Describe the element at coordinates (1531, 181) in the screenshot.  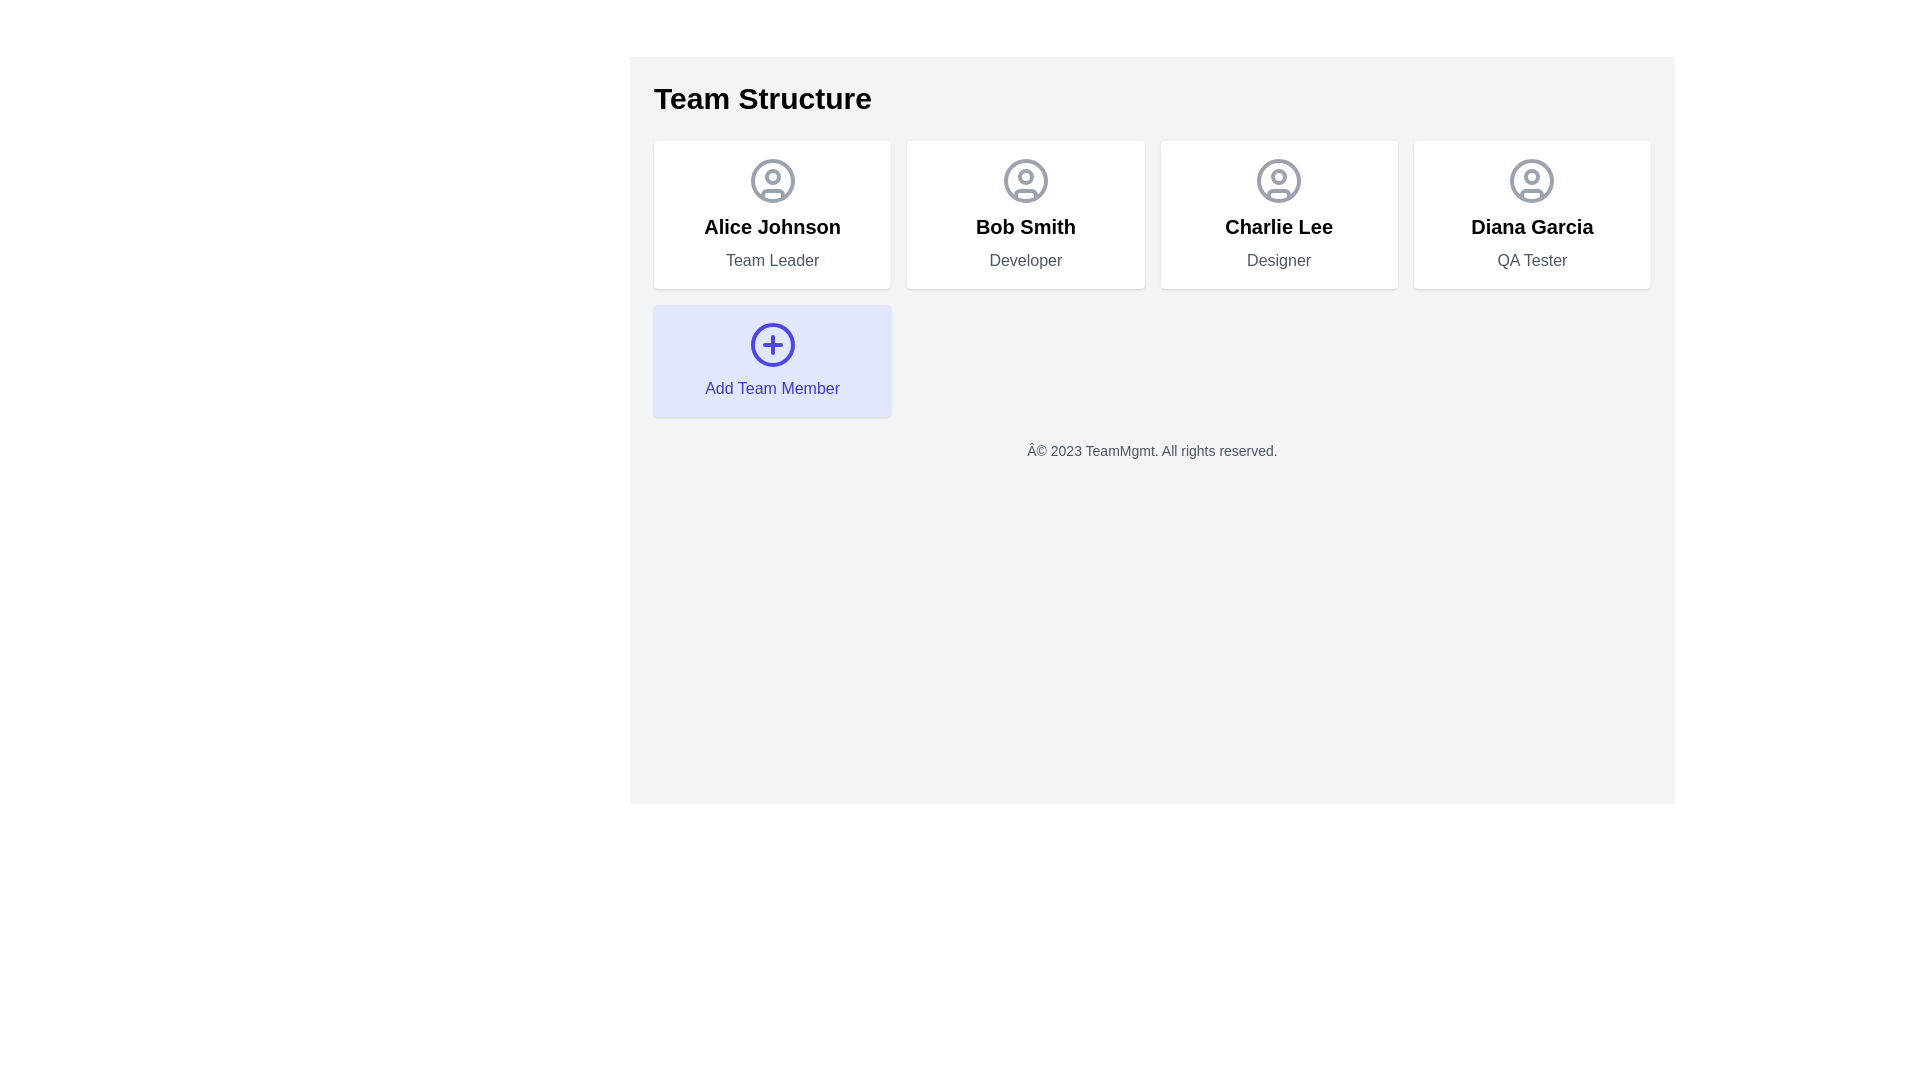
I see `the circular part of the user avatar icon for 'Diana Garcia - QA Tester', which is gray in color and centrally placed within the profile card` at that location.